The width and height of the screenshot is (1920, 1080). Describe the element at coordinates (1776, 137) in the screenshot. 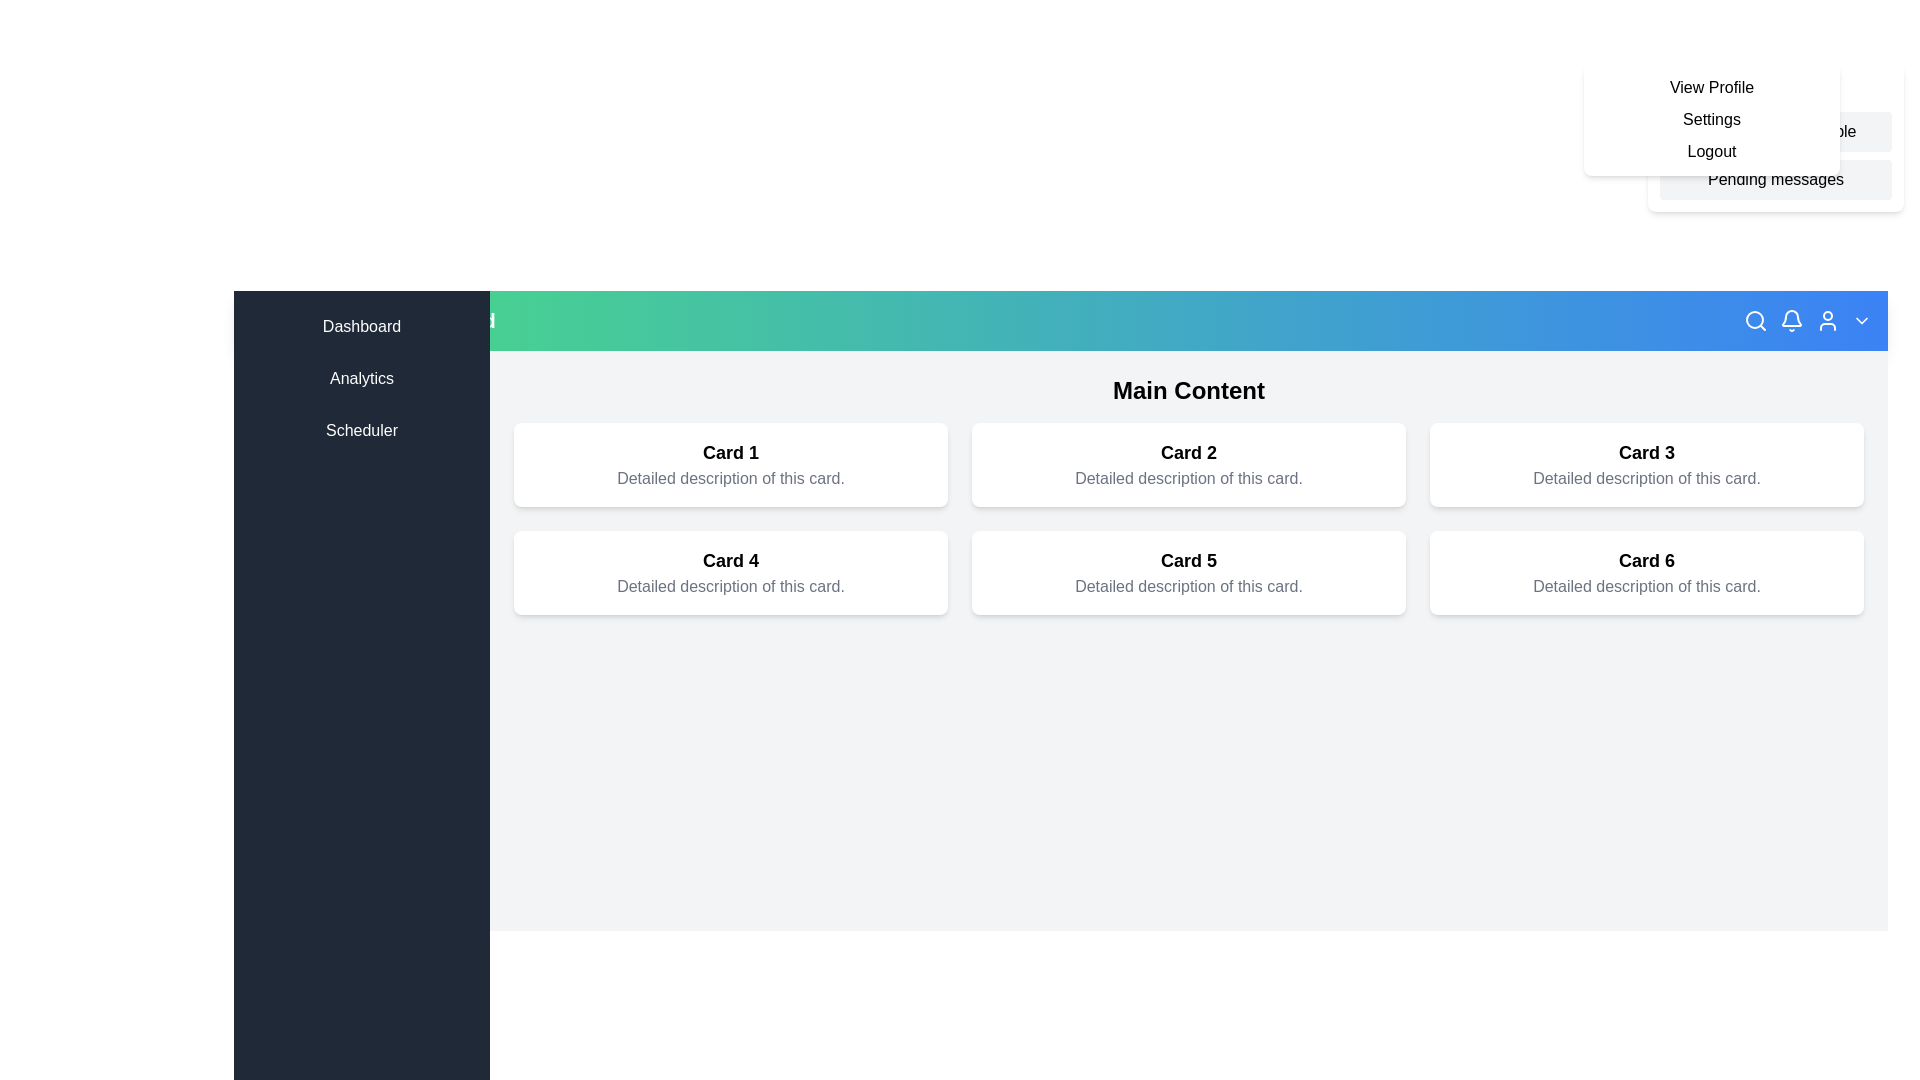

I see `the Notification panel in the upper-right corner of the interface` at that location.